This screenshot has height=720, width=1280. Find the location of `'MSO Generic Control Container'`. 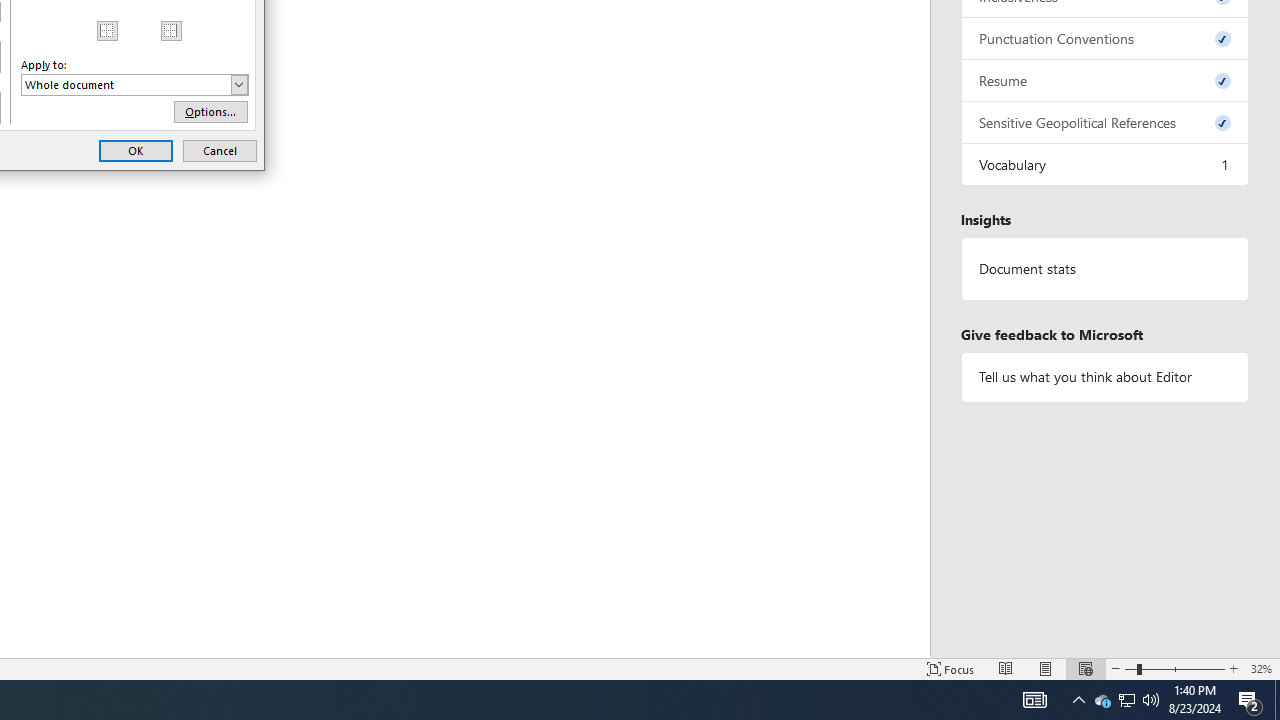

'MSO Generic Control Container' is located at coordinates (106, 30).